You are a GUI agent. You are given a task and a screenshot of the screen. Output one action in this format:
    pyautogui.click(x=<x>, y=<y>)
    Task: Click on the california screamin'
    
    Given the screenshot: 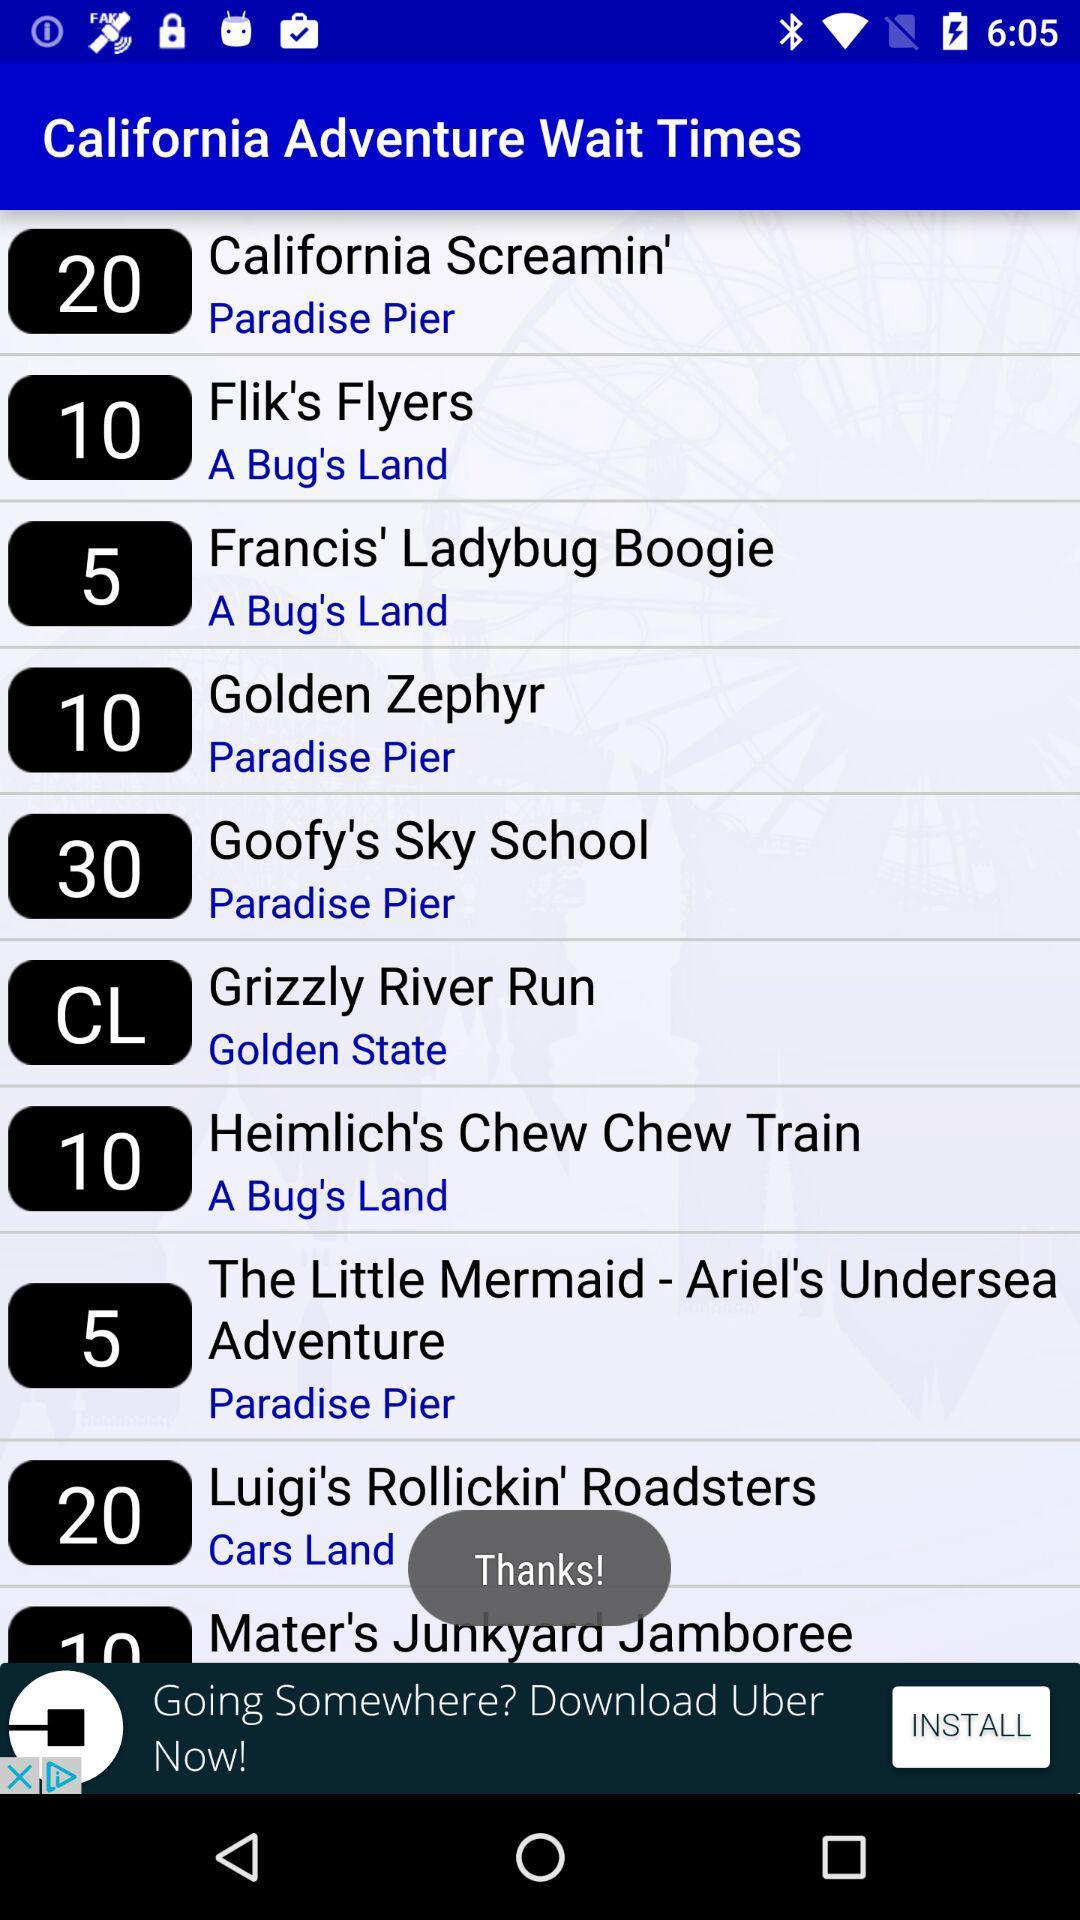 What is the action you would take?
    pyautogui.click(x=438, y=252)
    